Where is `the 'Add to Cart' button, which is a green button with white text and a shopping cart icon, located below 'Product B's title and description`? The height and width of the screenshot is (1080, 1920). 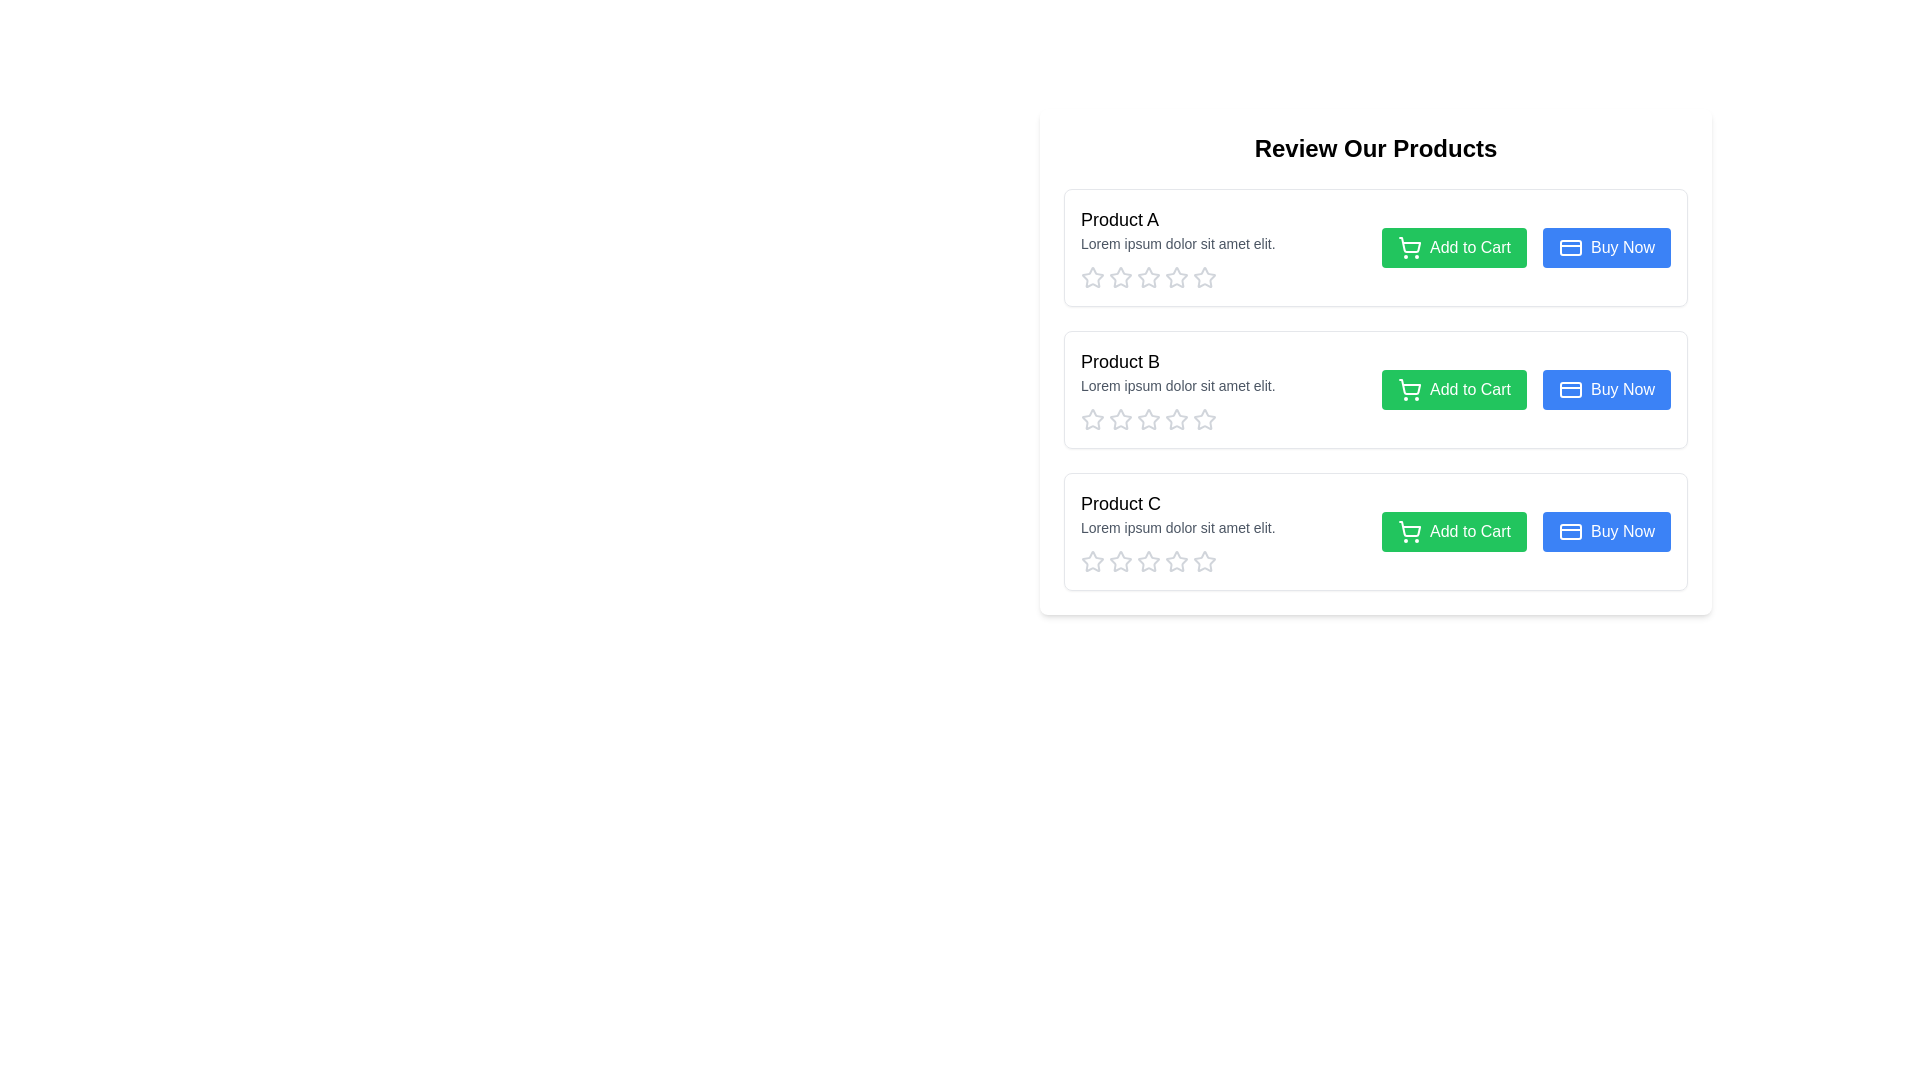 the 'Add to Cart' button, which is a green button with white text and a shopping cart icon, located below 'Product B's title and description is located at coordinates (1454, 389).